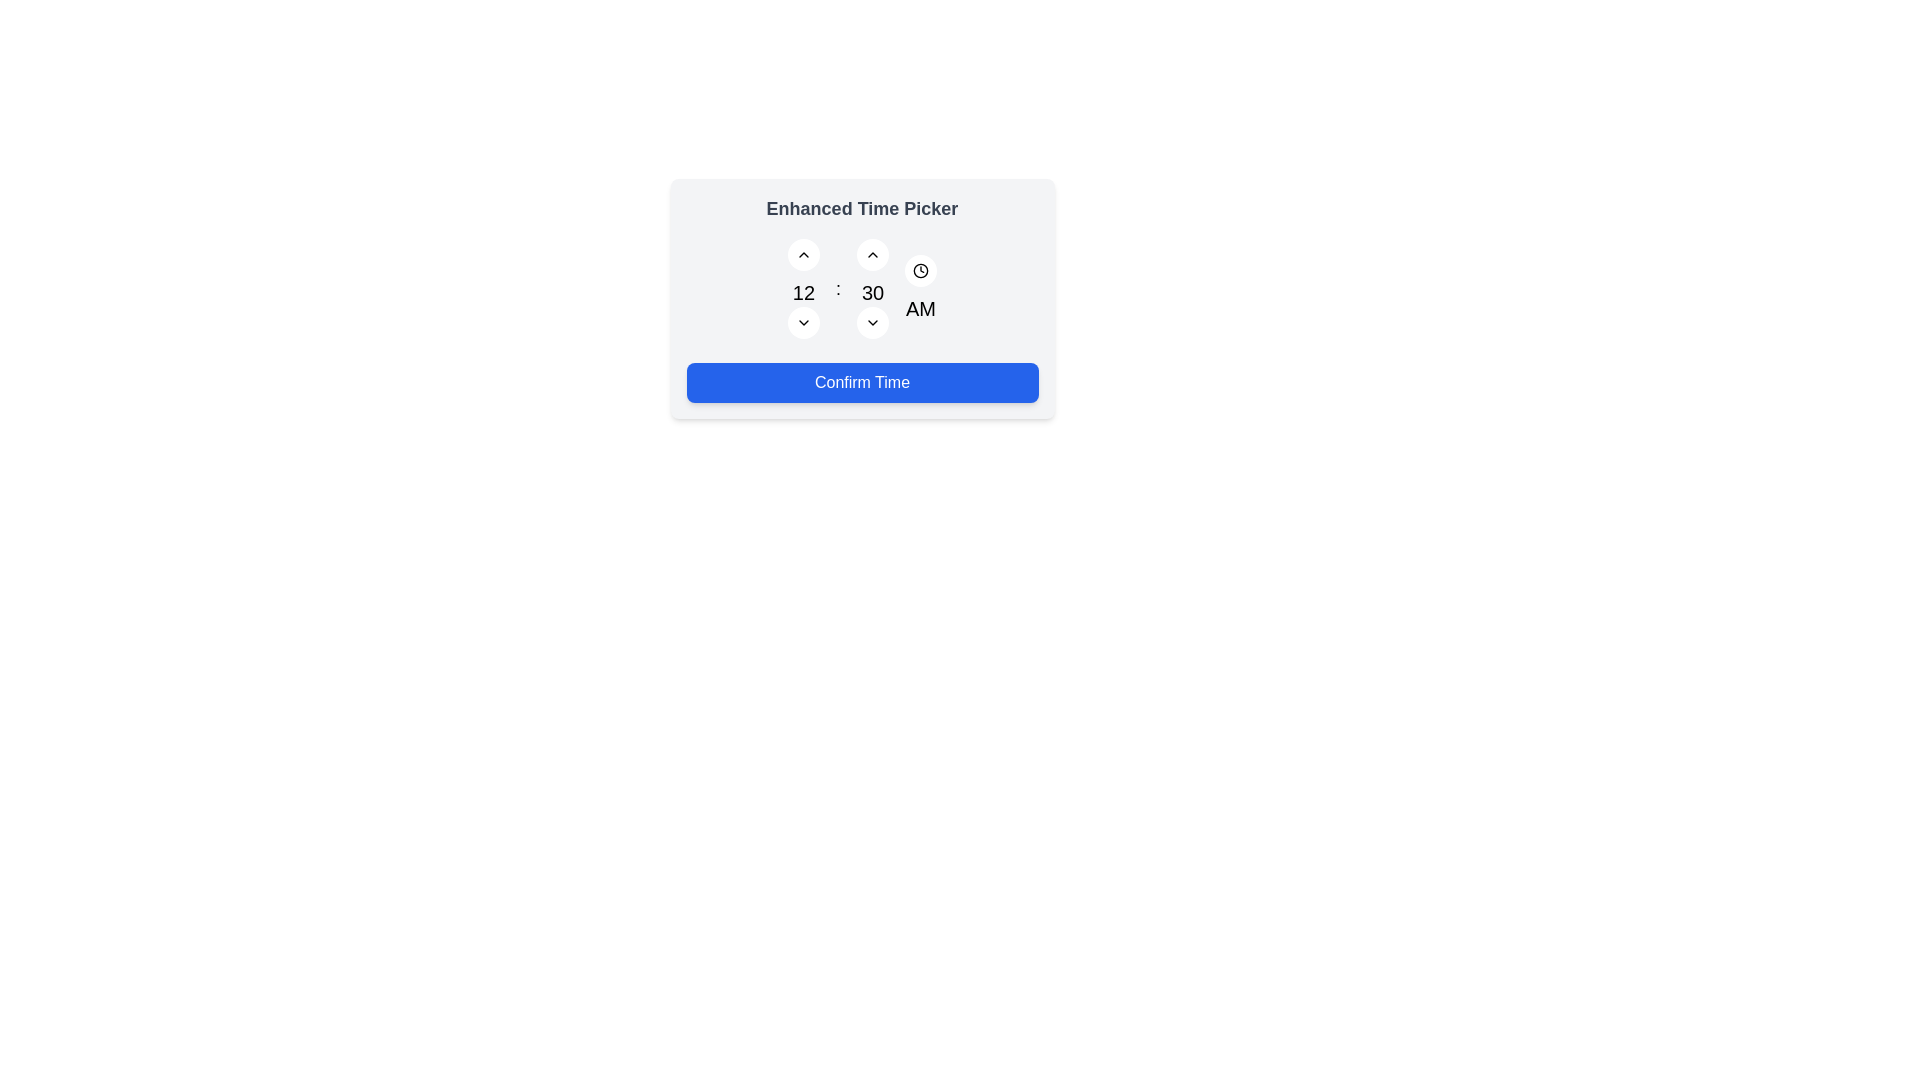 The height and width of the screenshot is (1080, 1920). What do you see at coordinates (862, 382) in the screenshot?
I see `the confirm button located at the bottom of the time selection interface in the centered modal to confirm the selected time` at bounding box center [862, 382].